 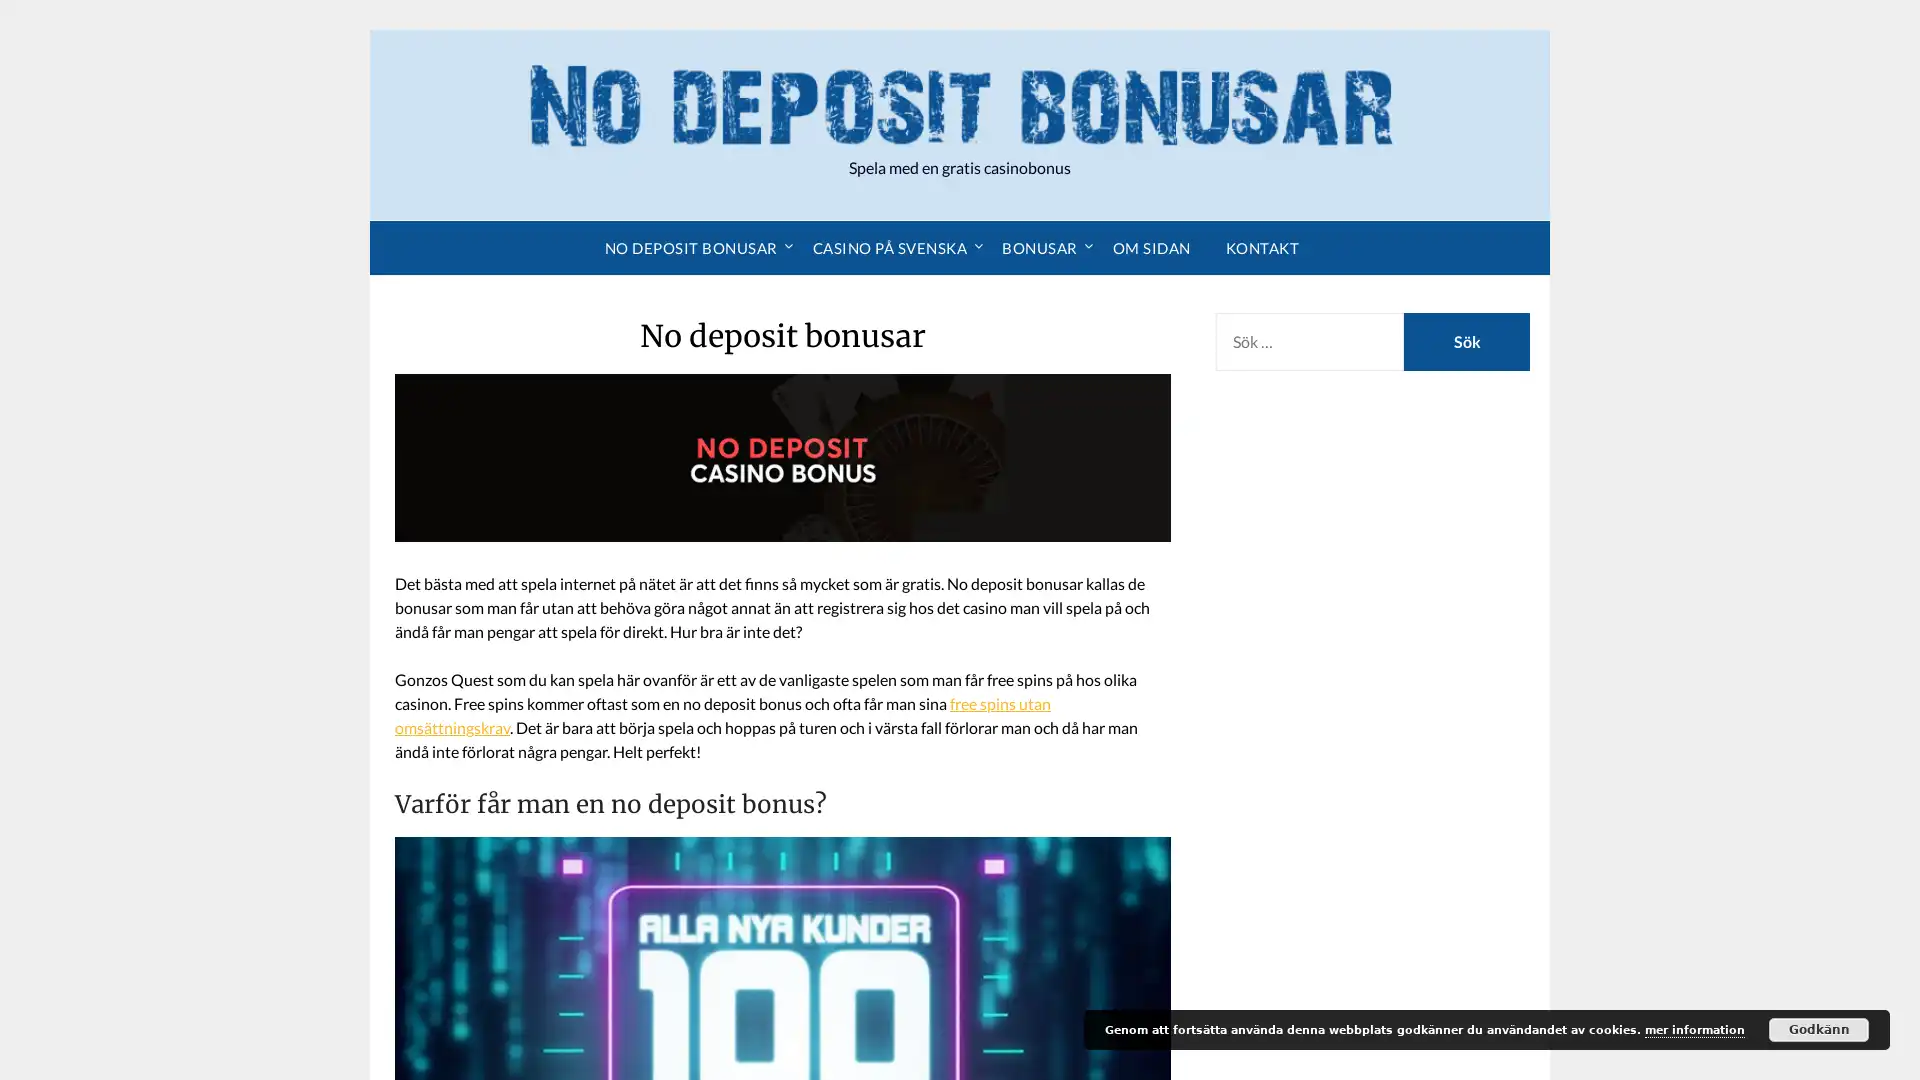 I want to click on Godkann, so click(x=1819, y=1029).